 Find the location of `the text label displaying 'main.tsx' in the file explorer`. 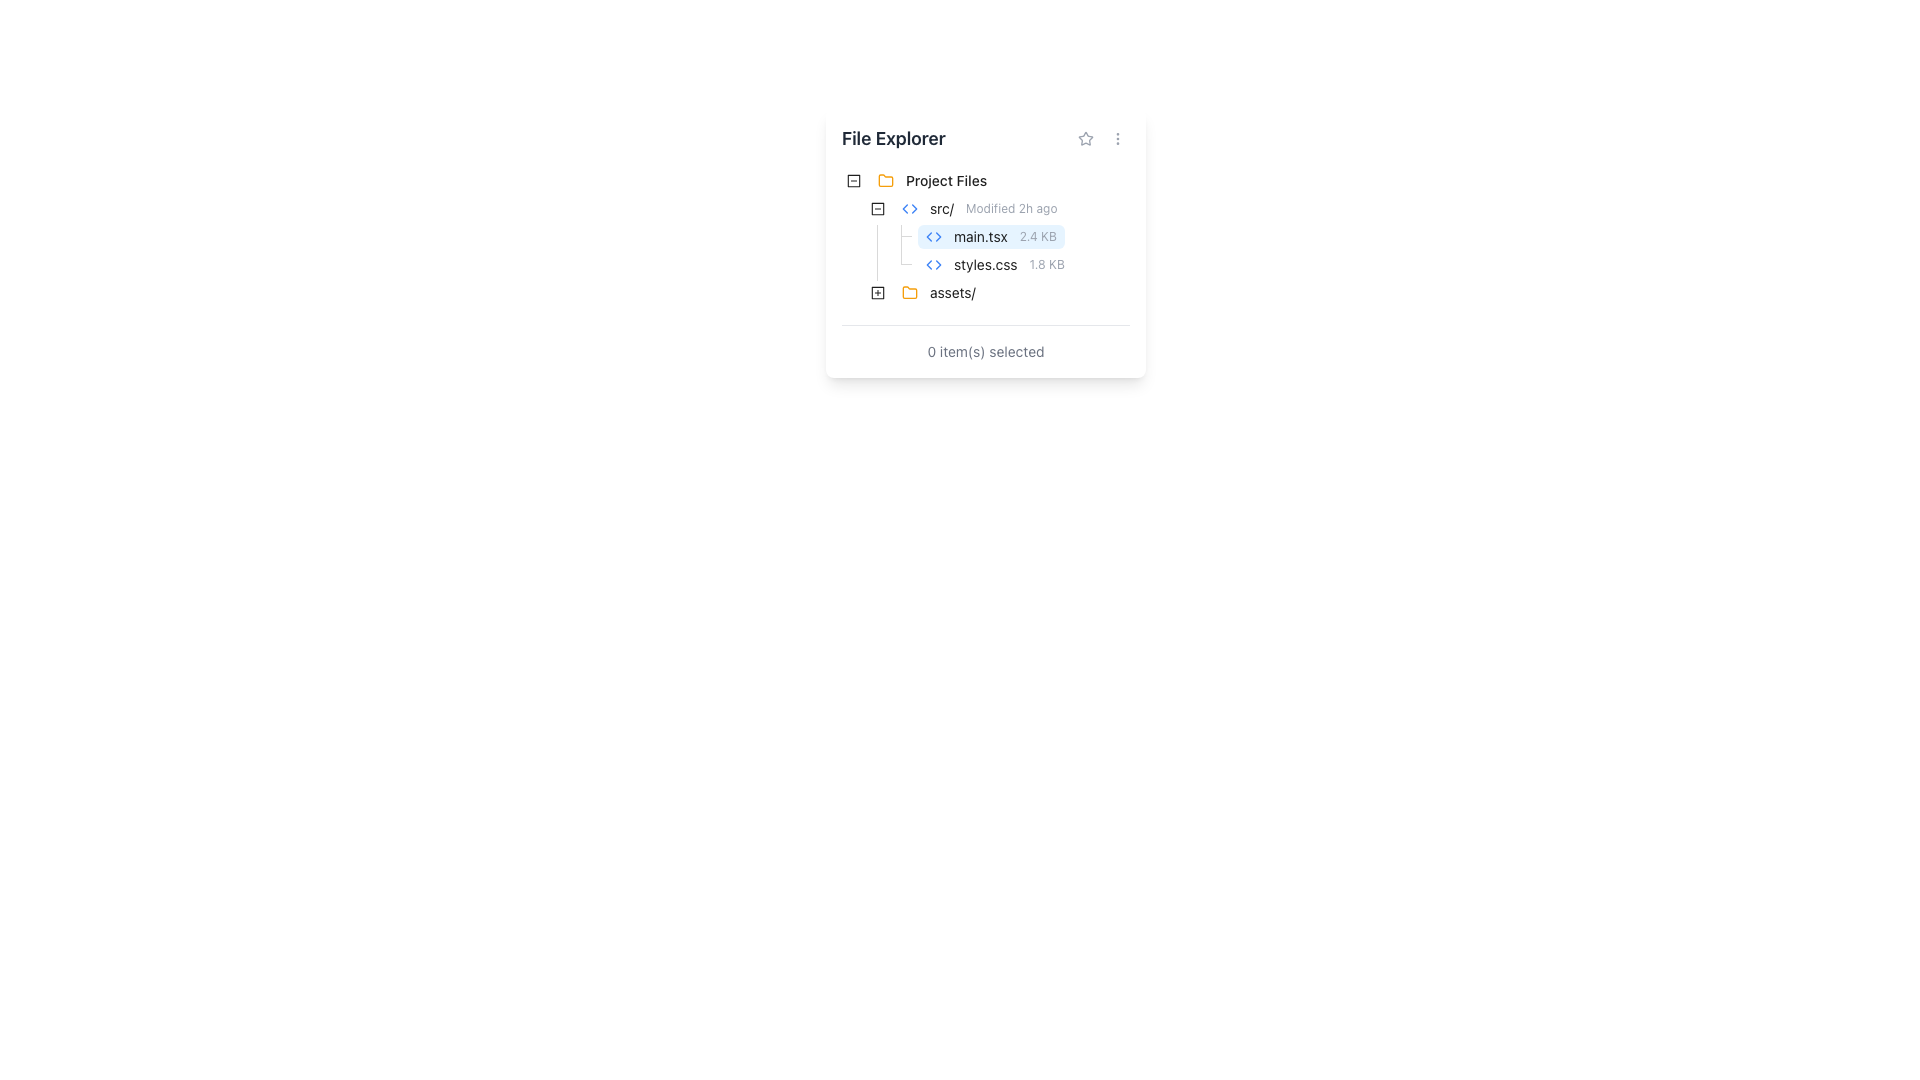

the text label displaying 'main.tsx' in the file explorer is located at coordinates (980, 235).